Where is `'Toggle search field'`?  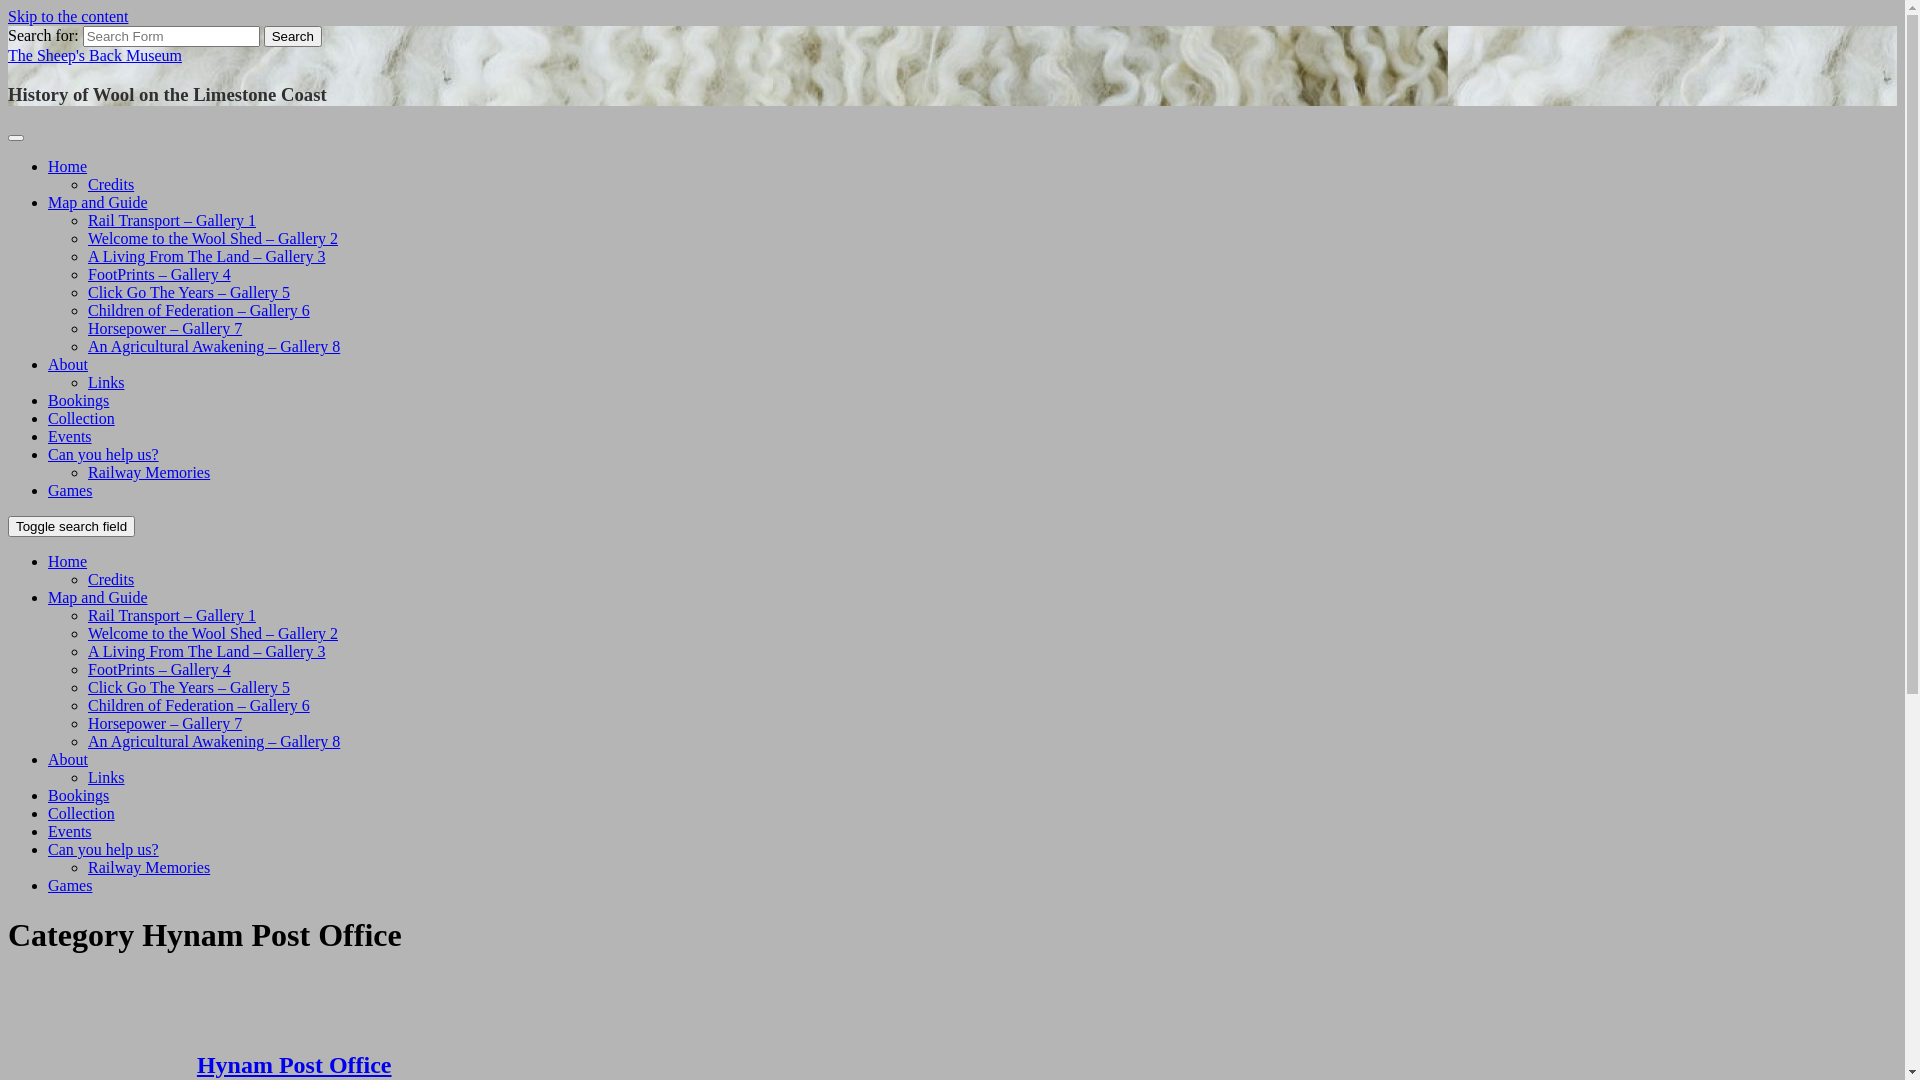
'Toggle search field' is located at coordinates (71, 525).